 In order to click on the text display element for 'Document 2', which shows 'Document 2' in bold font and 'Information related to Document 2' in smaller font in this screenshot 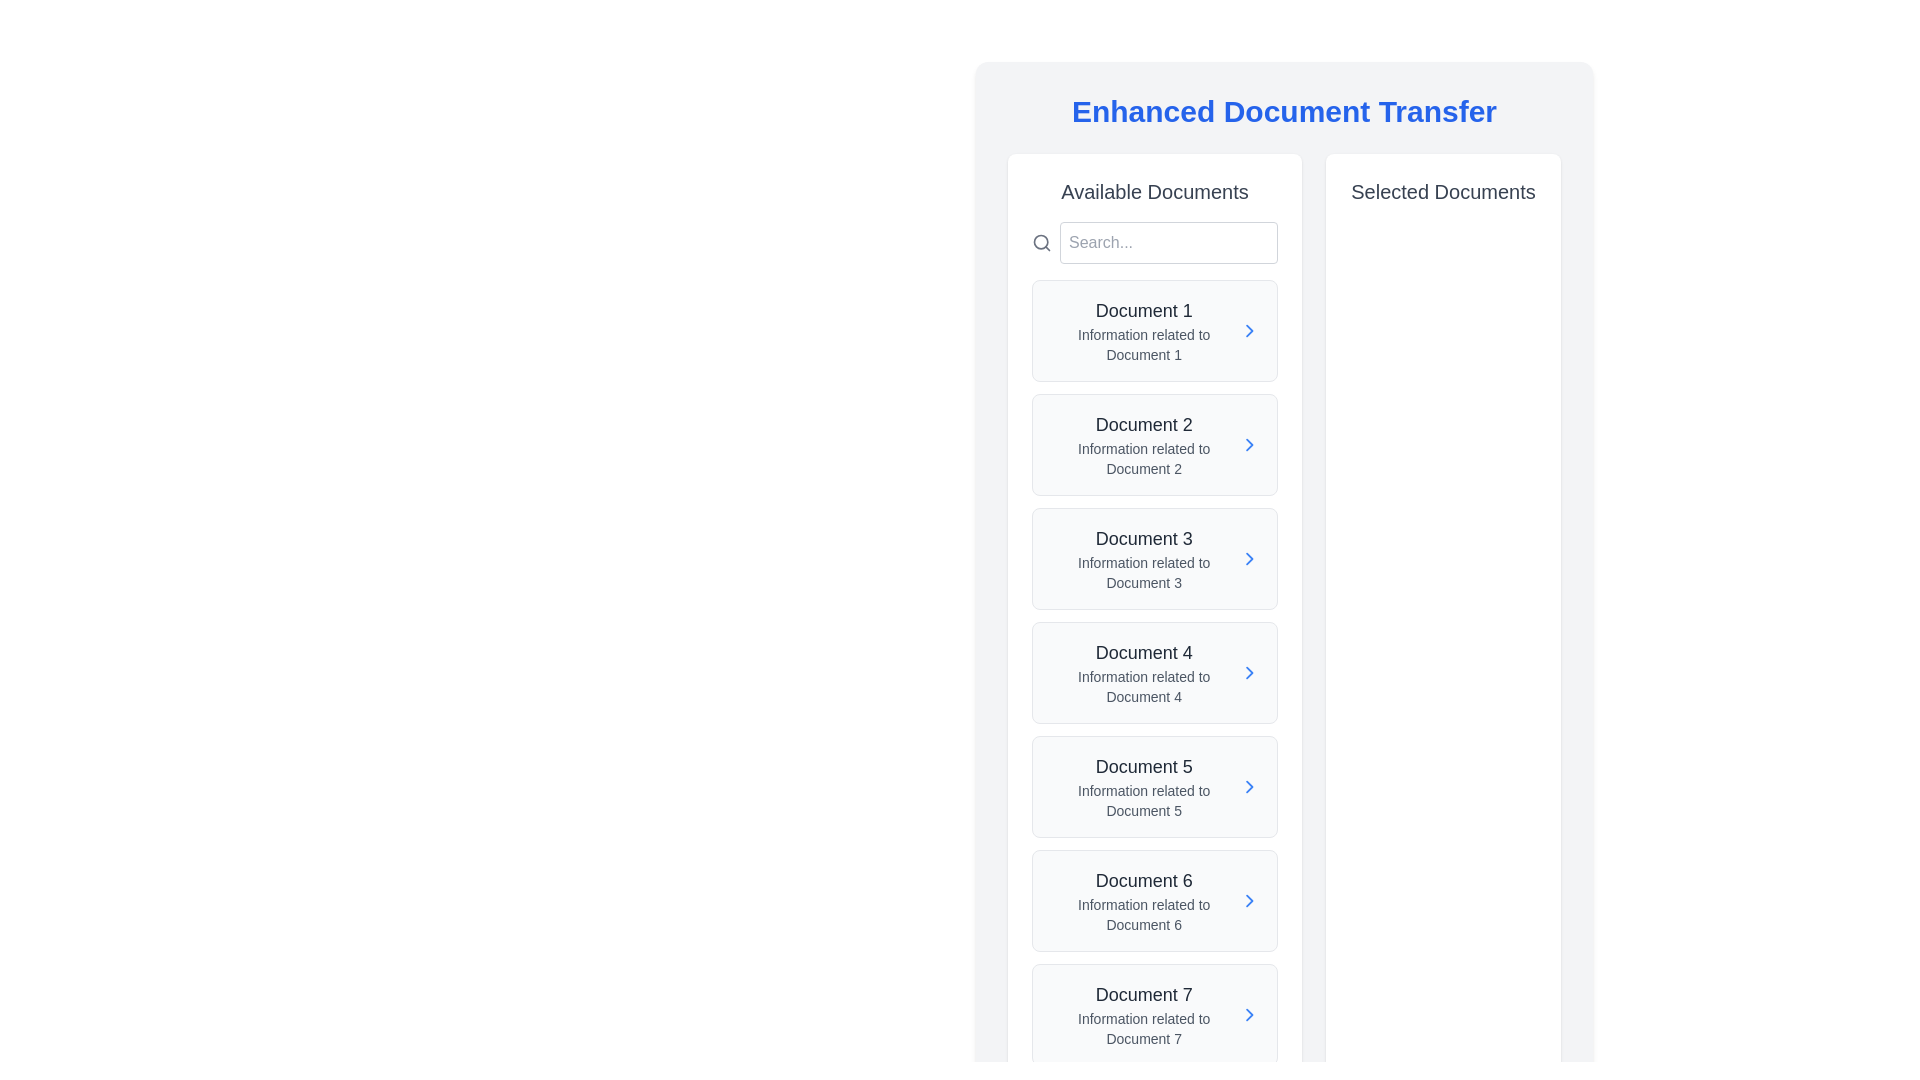, I will do `click(1144, 443)`.